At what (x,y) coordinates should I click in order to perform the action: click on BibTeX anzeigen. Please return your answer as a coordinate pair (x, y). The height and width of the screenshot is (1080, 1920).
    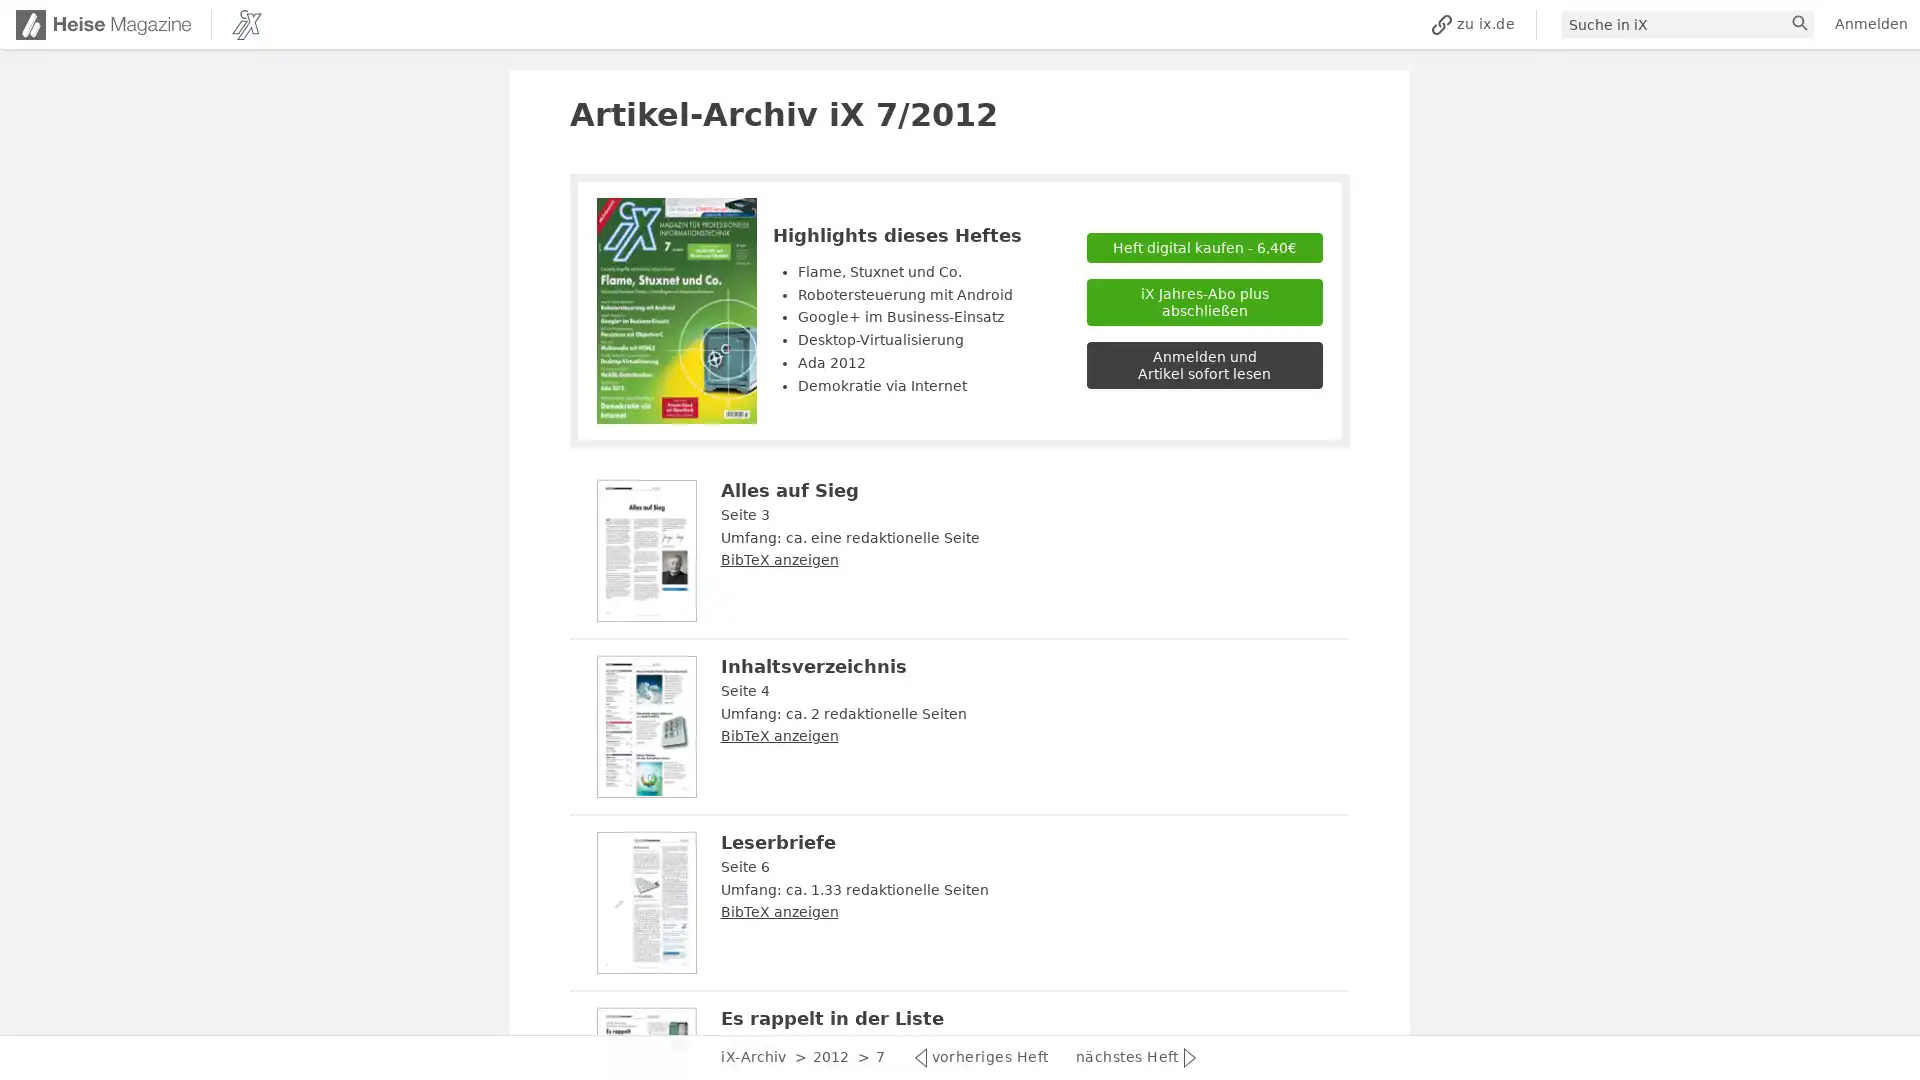
    Looking at the image, I should click on (777, 736).